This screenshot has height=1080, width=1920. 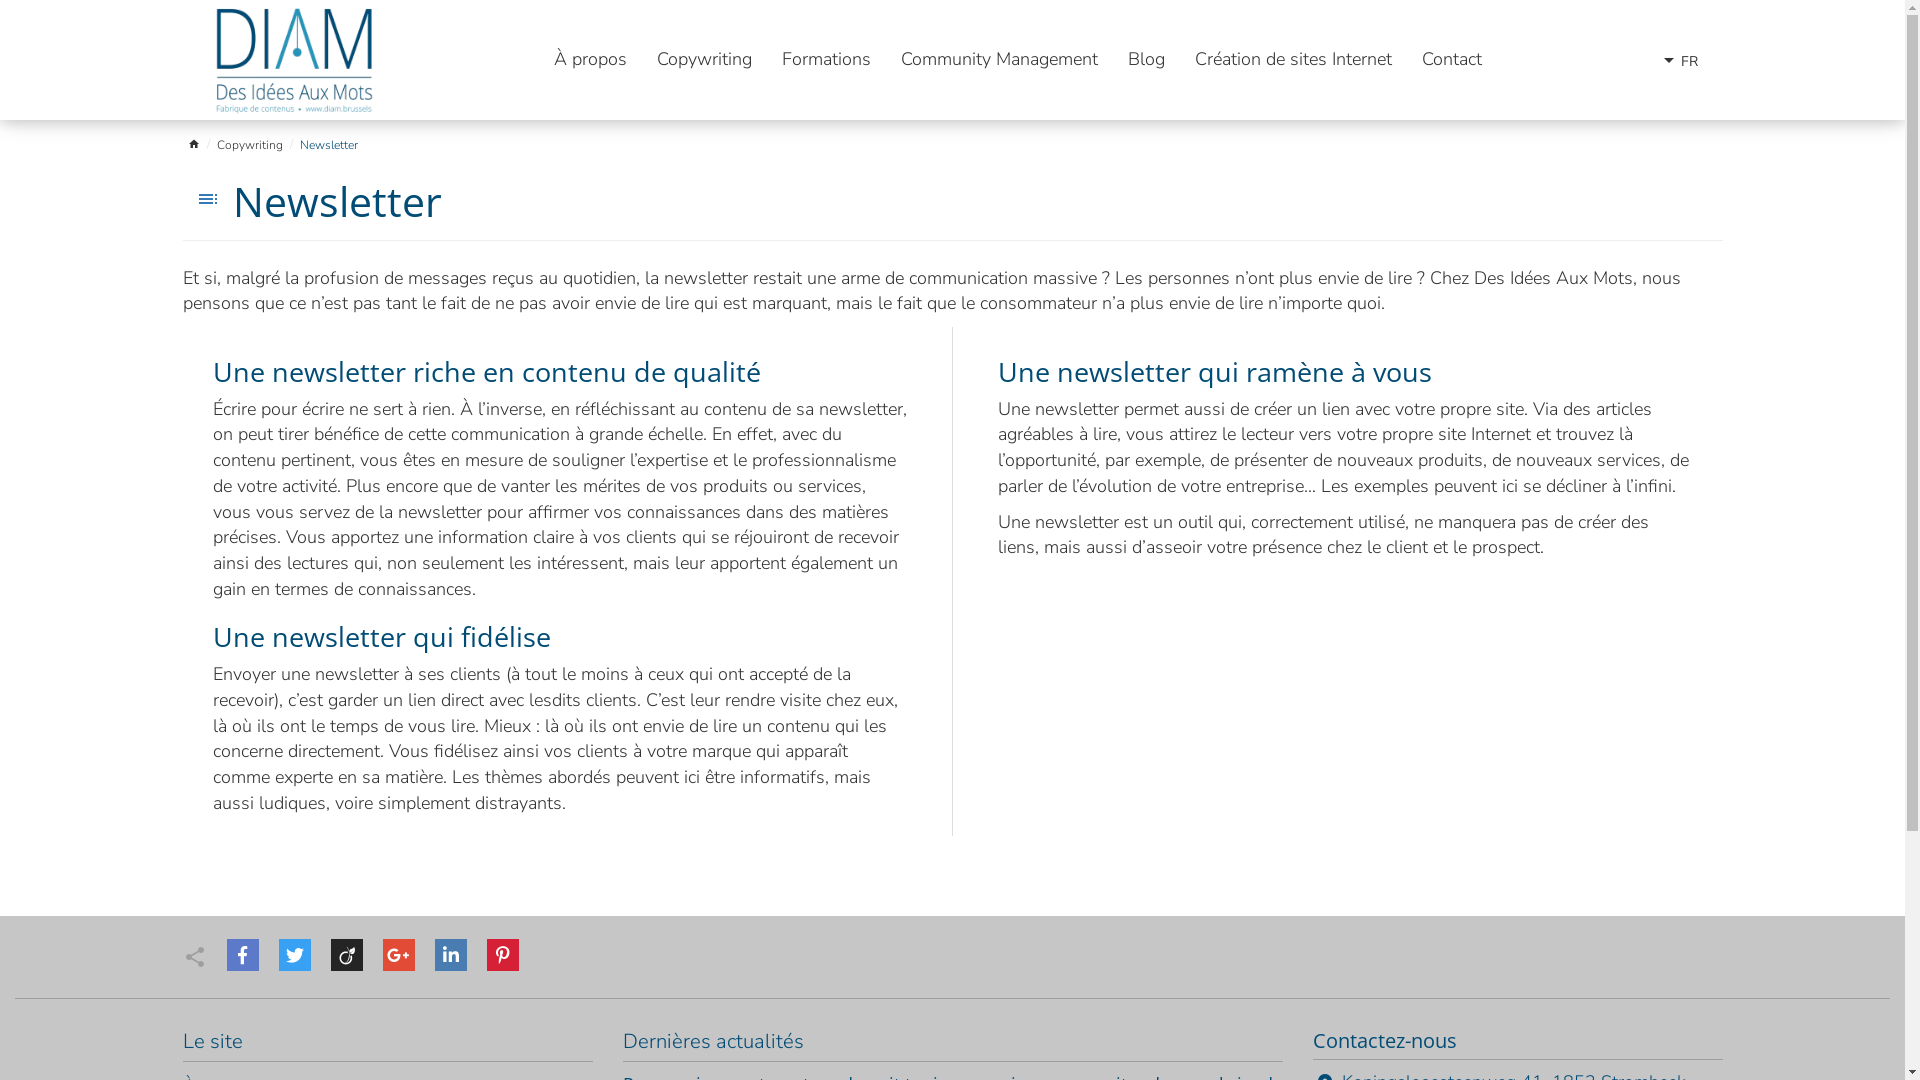 I want to click on 'Twitter', so click(x=292, y=954).